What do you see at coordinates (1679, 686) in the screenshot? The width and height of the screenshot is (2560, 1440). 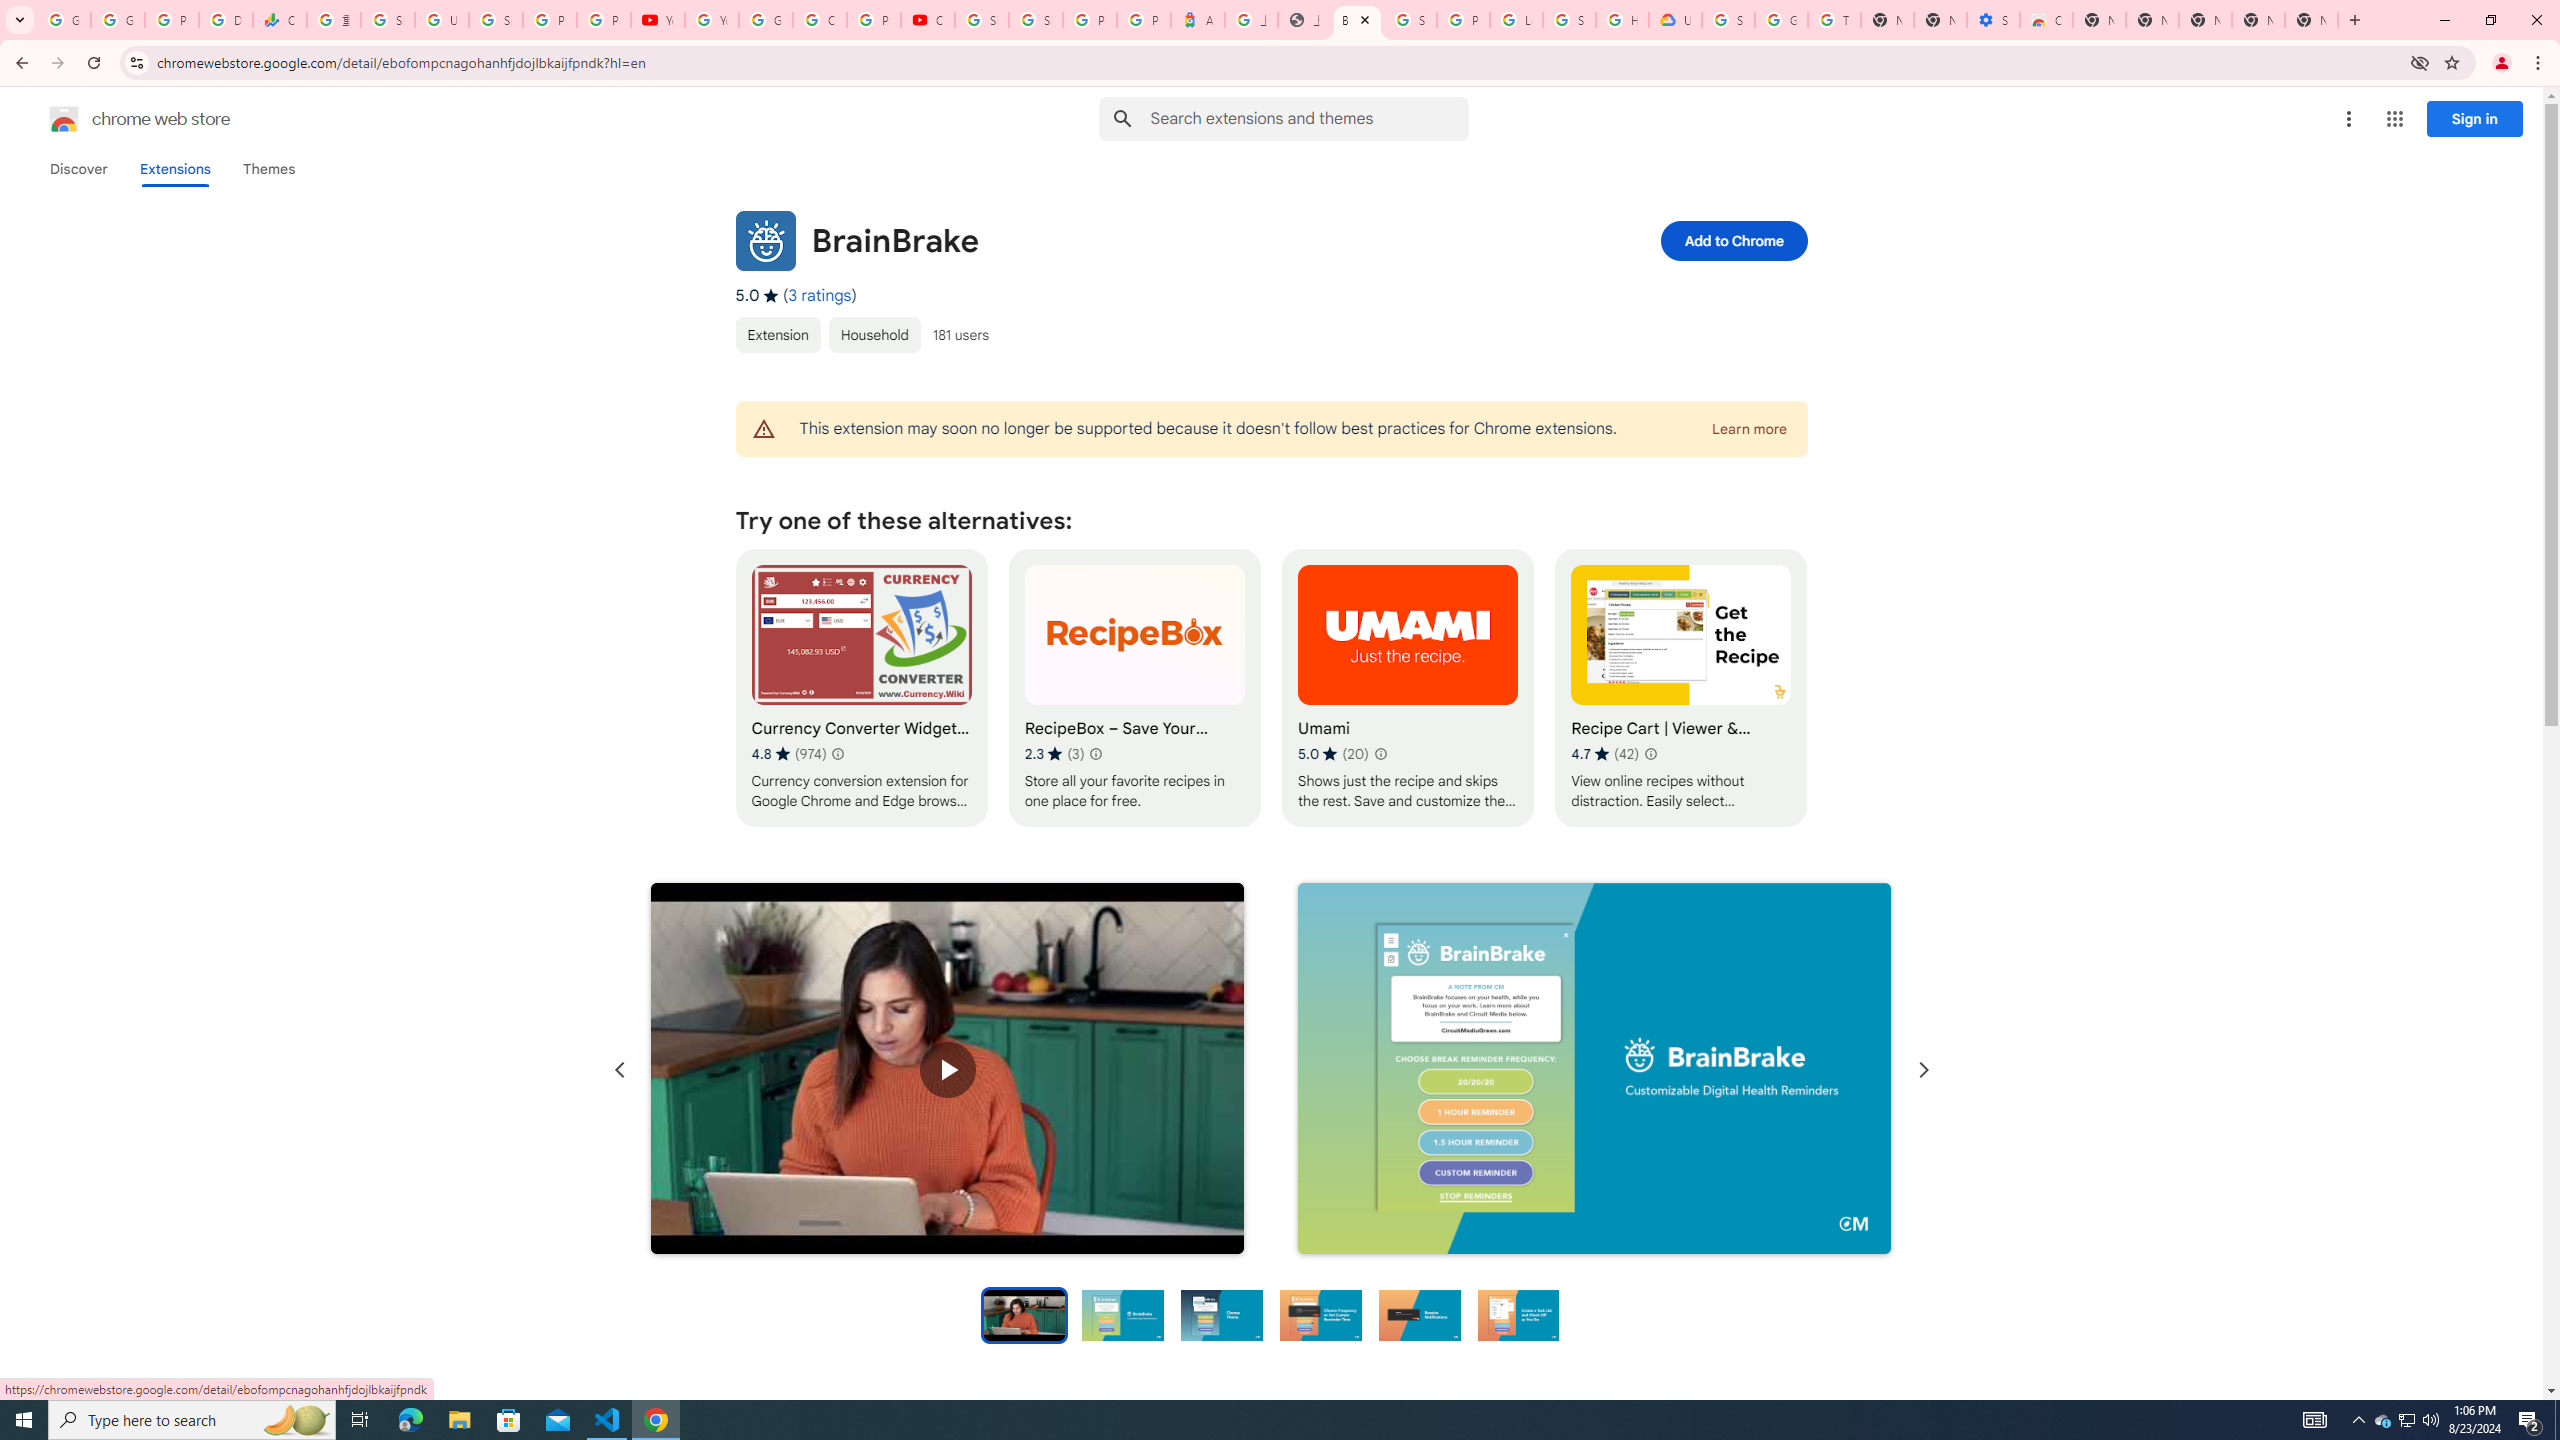 I see `'Recipe Cart | Viewer & Grocery Assistant'` at bounding box center [1679, 686].